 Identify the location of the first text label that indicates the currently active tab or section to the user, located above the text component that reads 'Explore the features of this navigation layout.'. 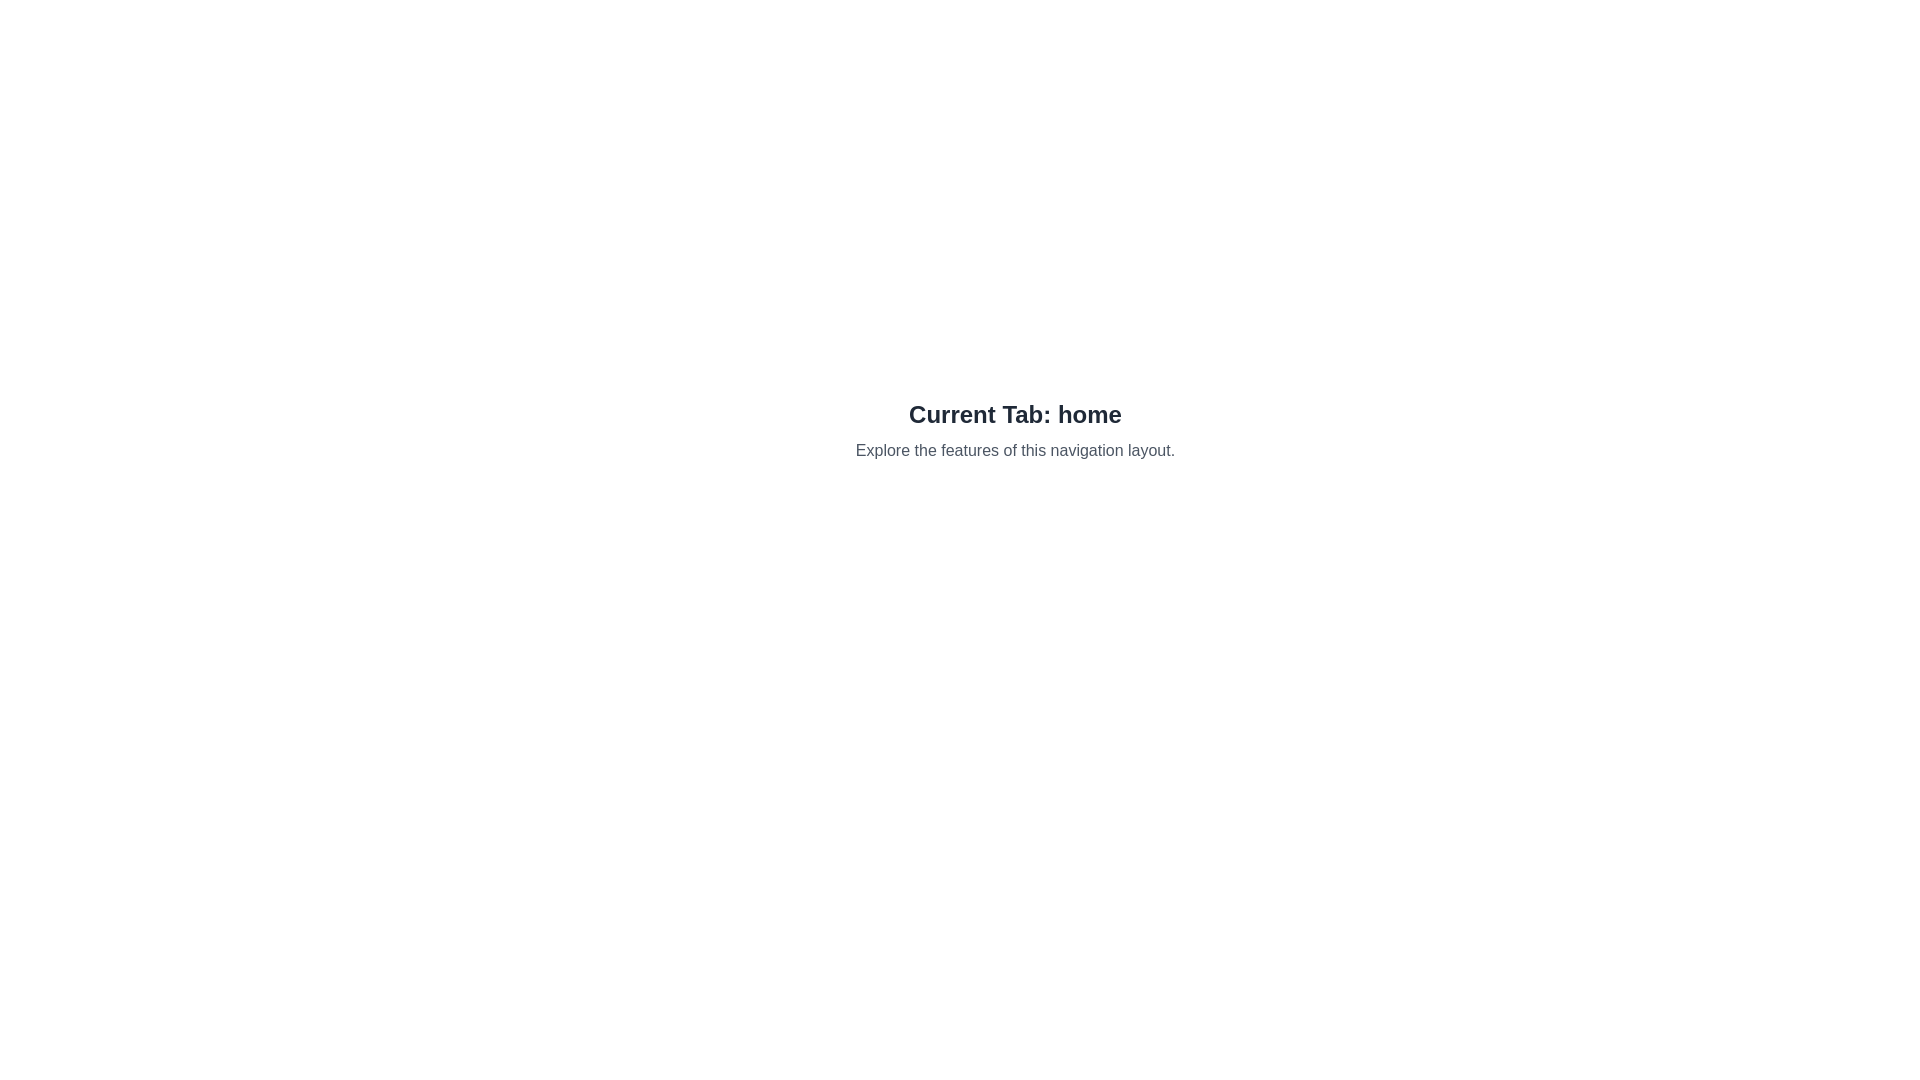
(1015, 414).